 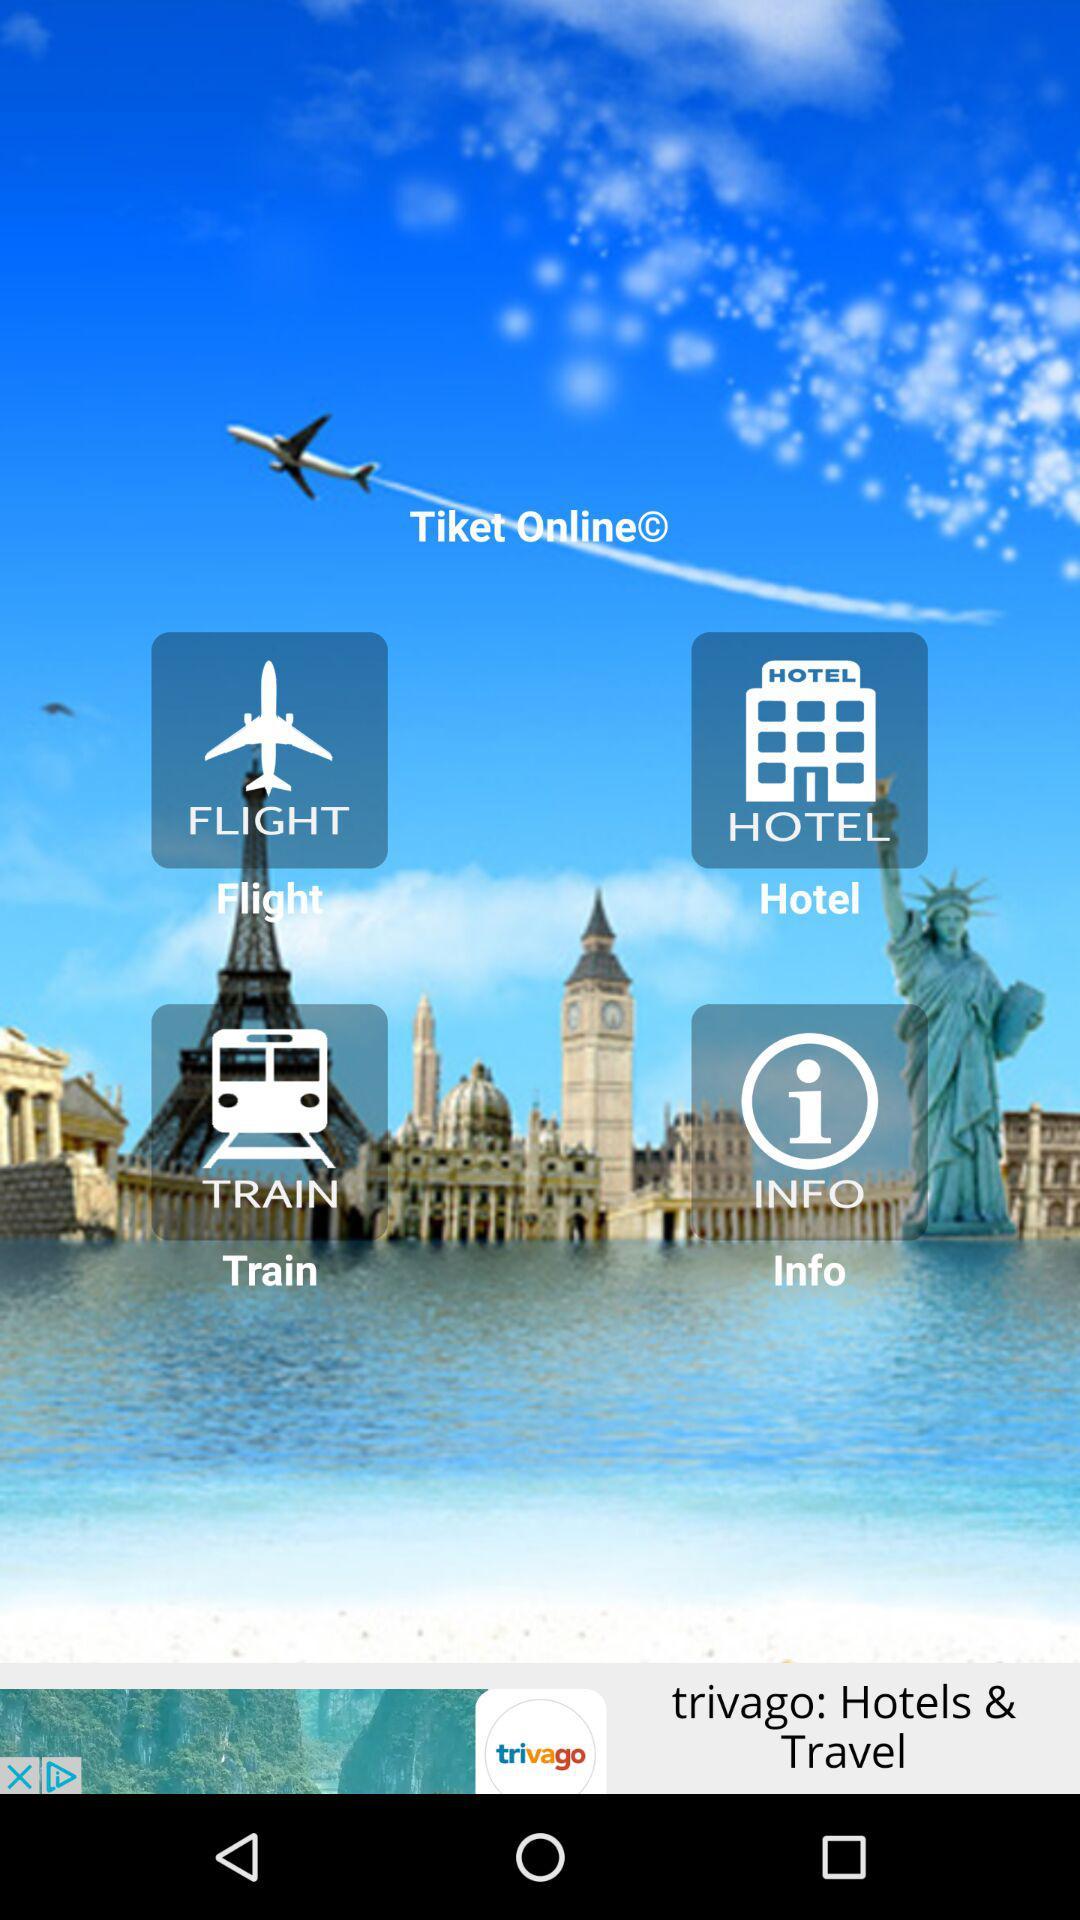 I want to click on info, so click(x=808, y=1122).